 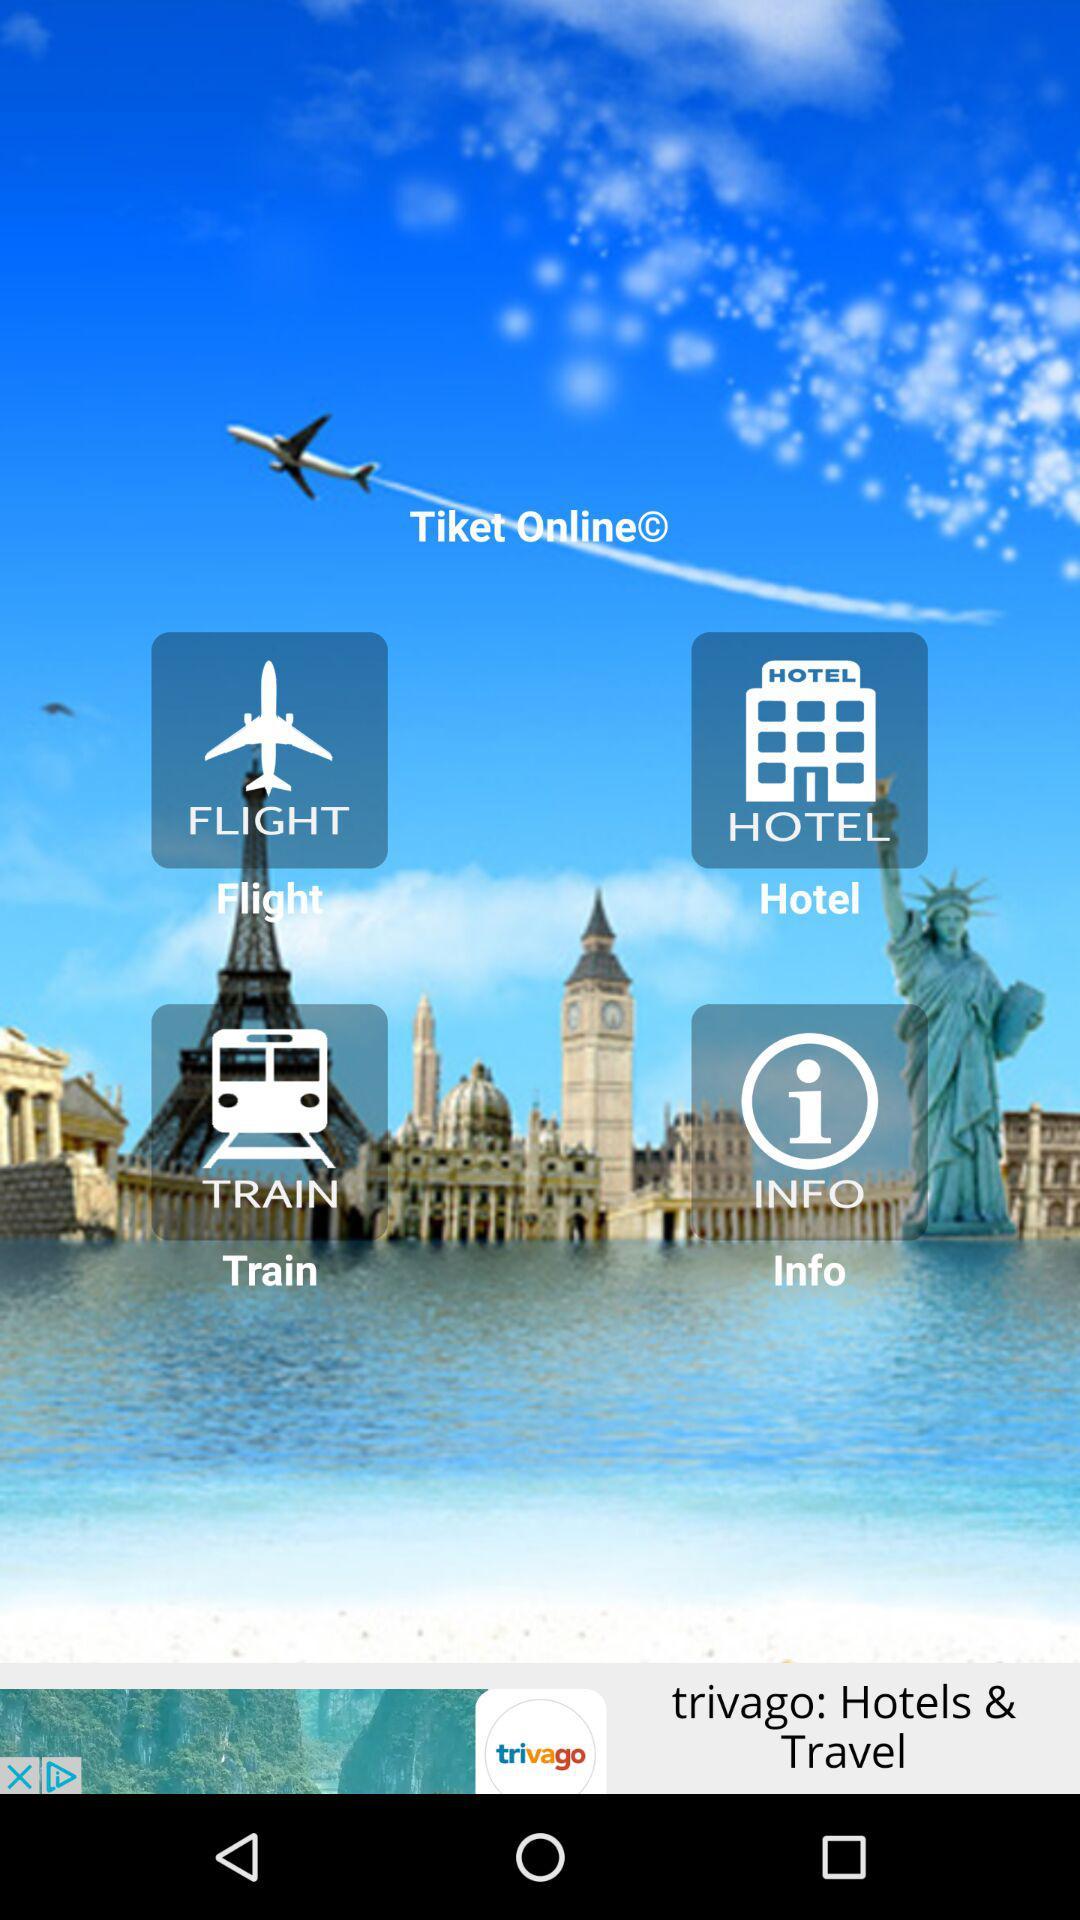 I want to click on info, so click(x=808, y=1122).